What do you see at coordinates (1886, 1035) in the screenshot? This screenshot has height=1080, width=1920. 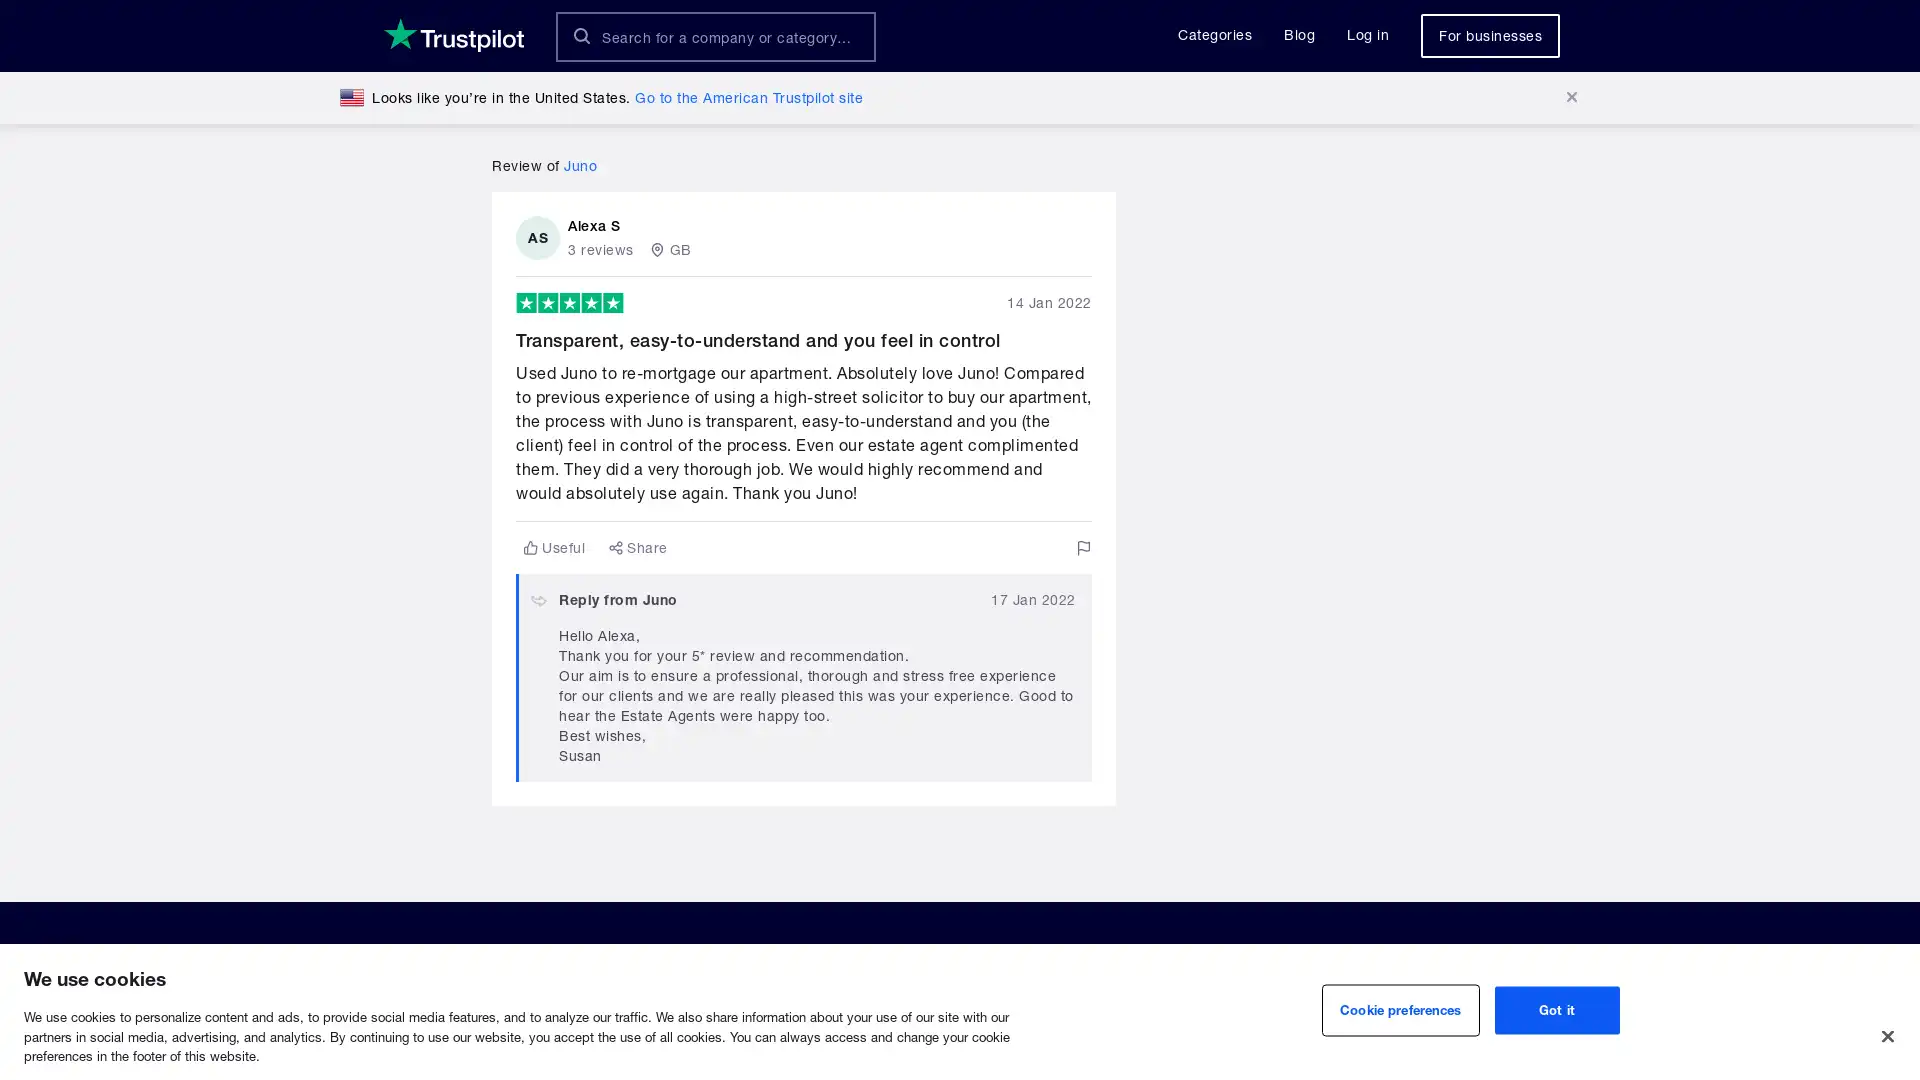 I see `Close` at bounding box center [1886, 1035].